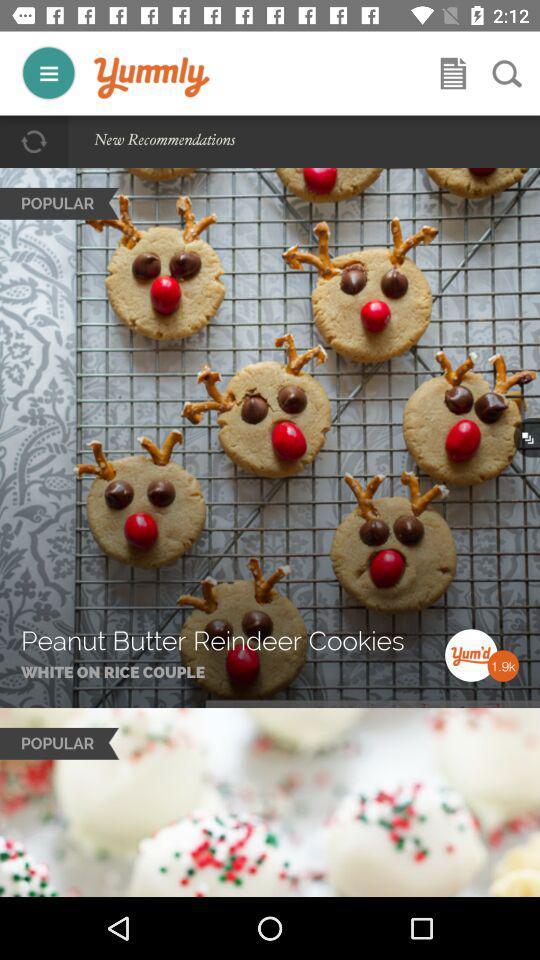 The image size is (540, 960). I want to click on main page, so click(151, 78).